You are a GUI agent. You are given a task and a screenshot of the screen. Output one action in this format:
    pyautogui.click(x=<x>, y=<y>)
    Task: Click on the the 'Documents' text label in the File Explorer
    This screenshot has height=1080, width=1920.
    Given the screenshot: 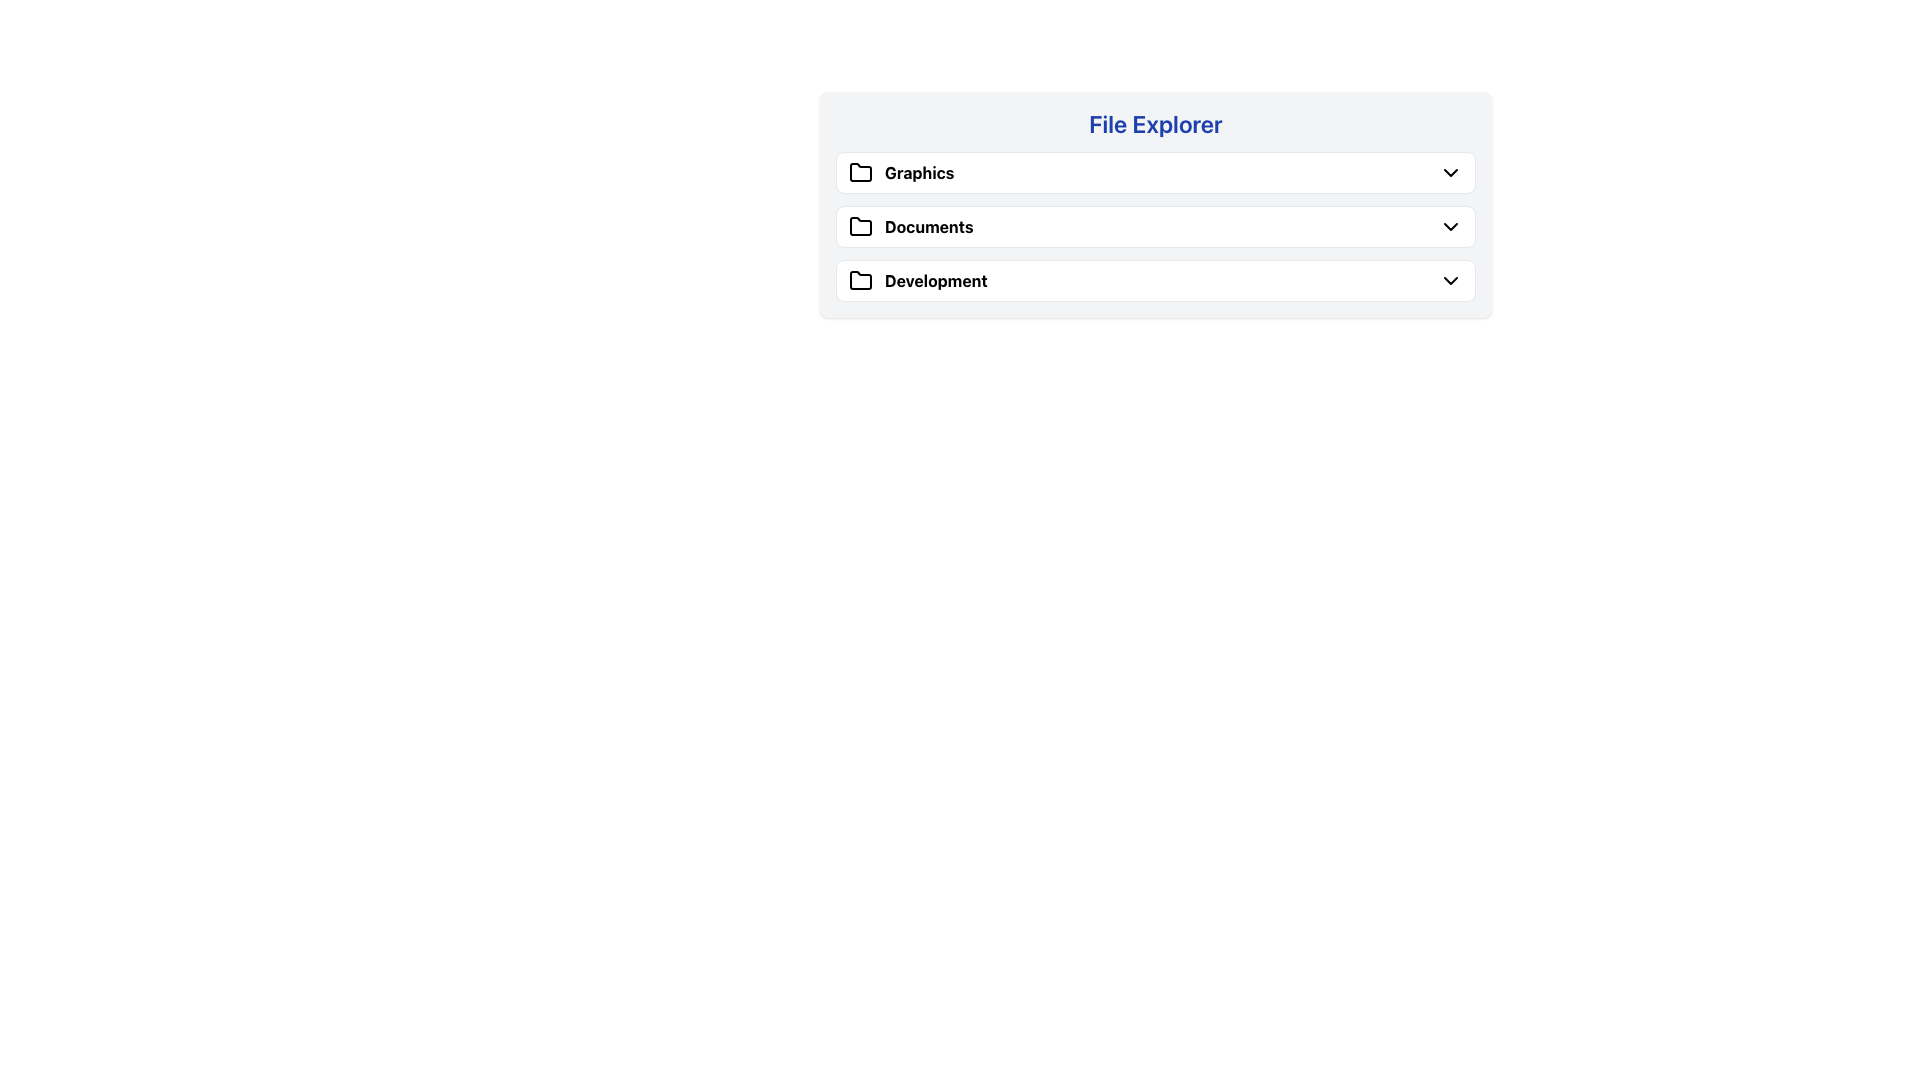 What is the action you would take?
    pyautogui.click(x=910, y=226)
    